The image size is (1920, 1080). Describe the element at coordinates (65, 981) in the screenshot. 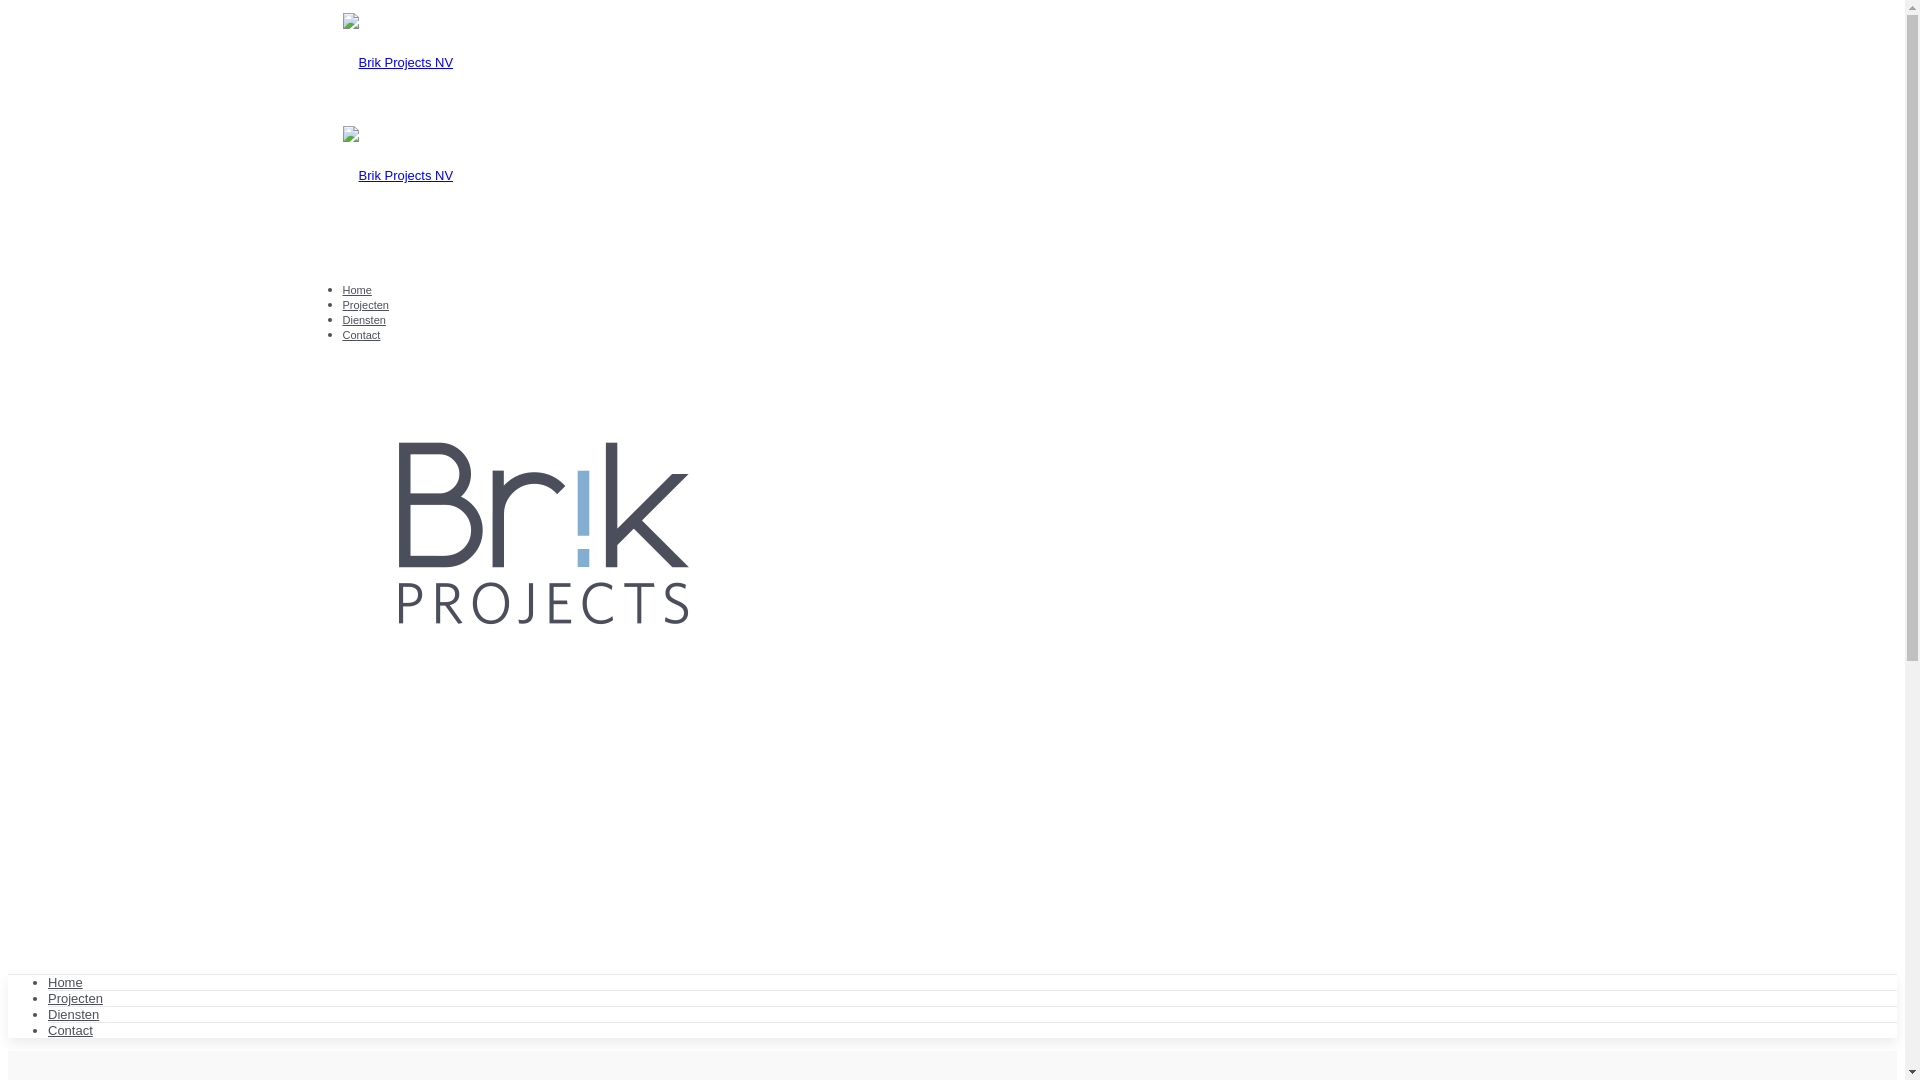

I see `'Home'` at that location.